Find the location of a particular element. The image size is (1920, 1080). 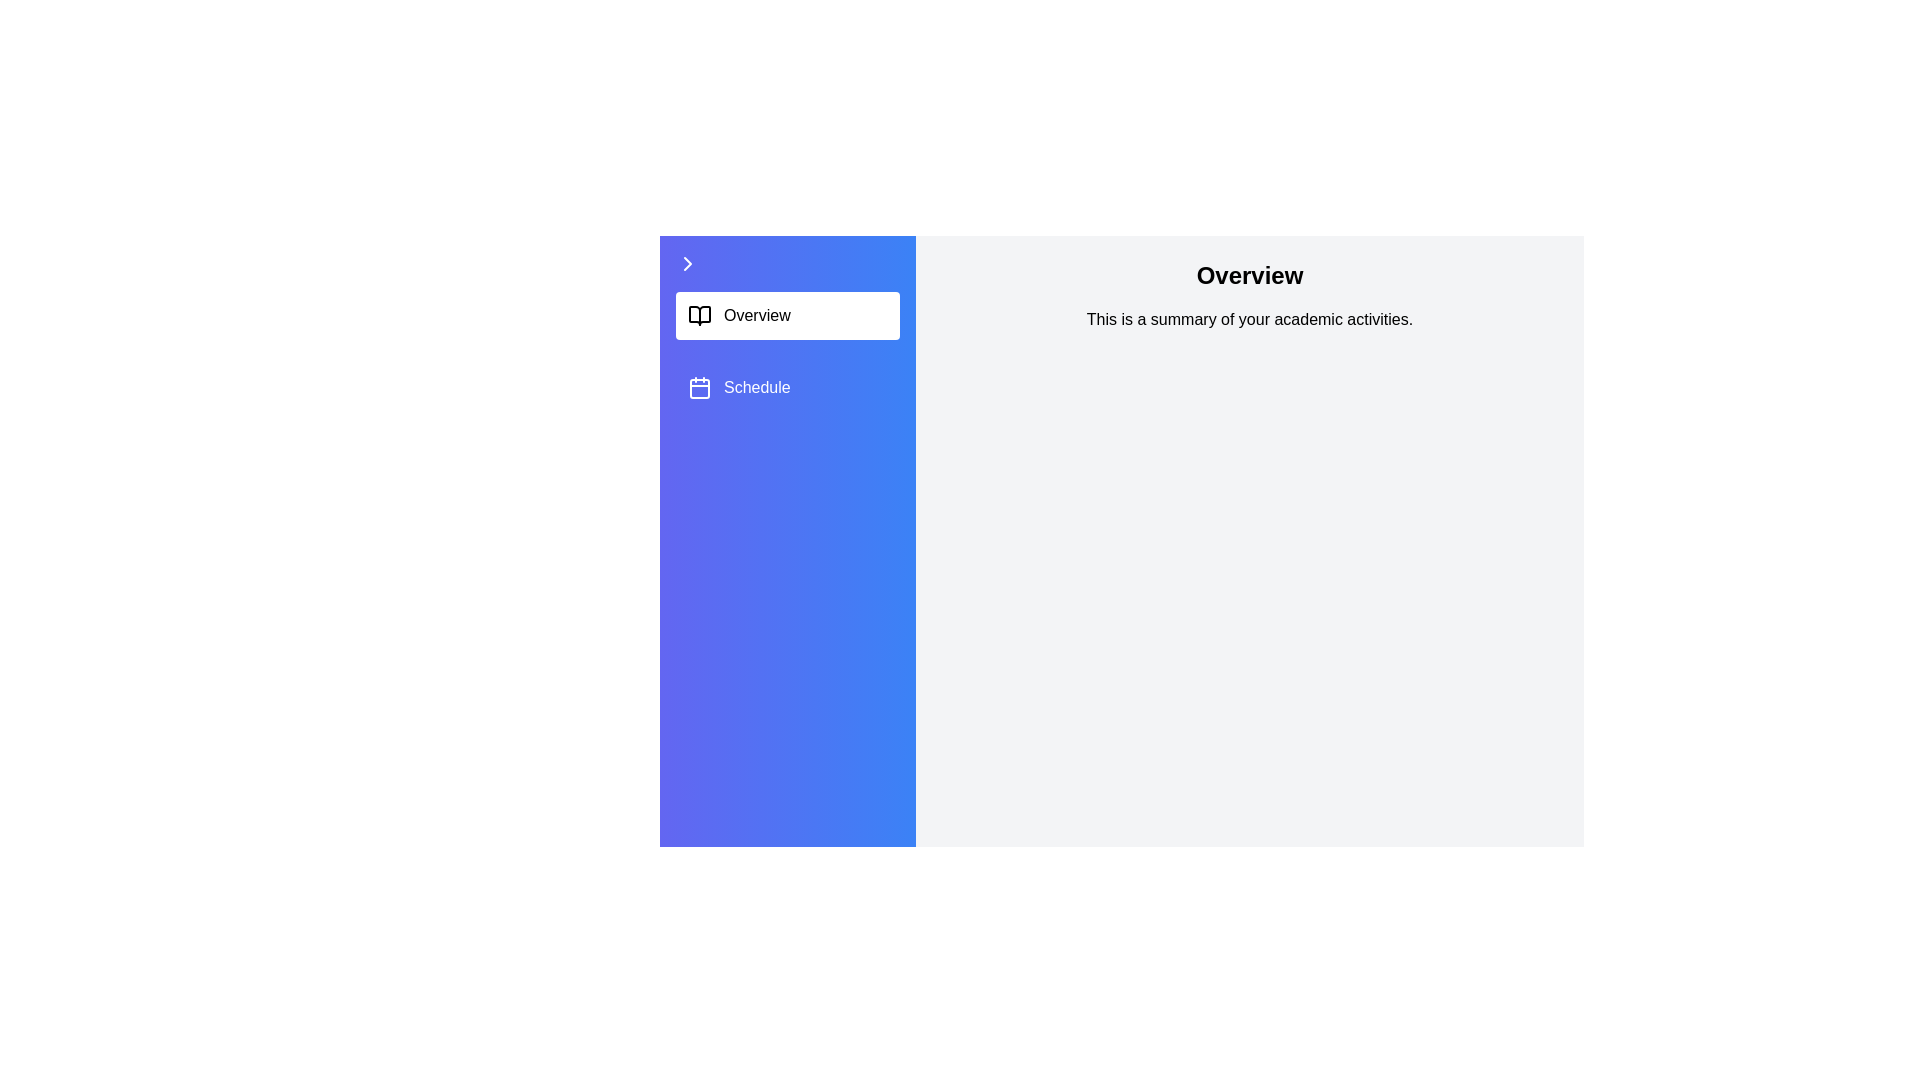

sidebar toggle icon to expand or collapse the sidebar is located at coordinates (687, 262).